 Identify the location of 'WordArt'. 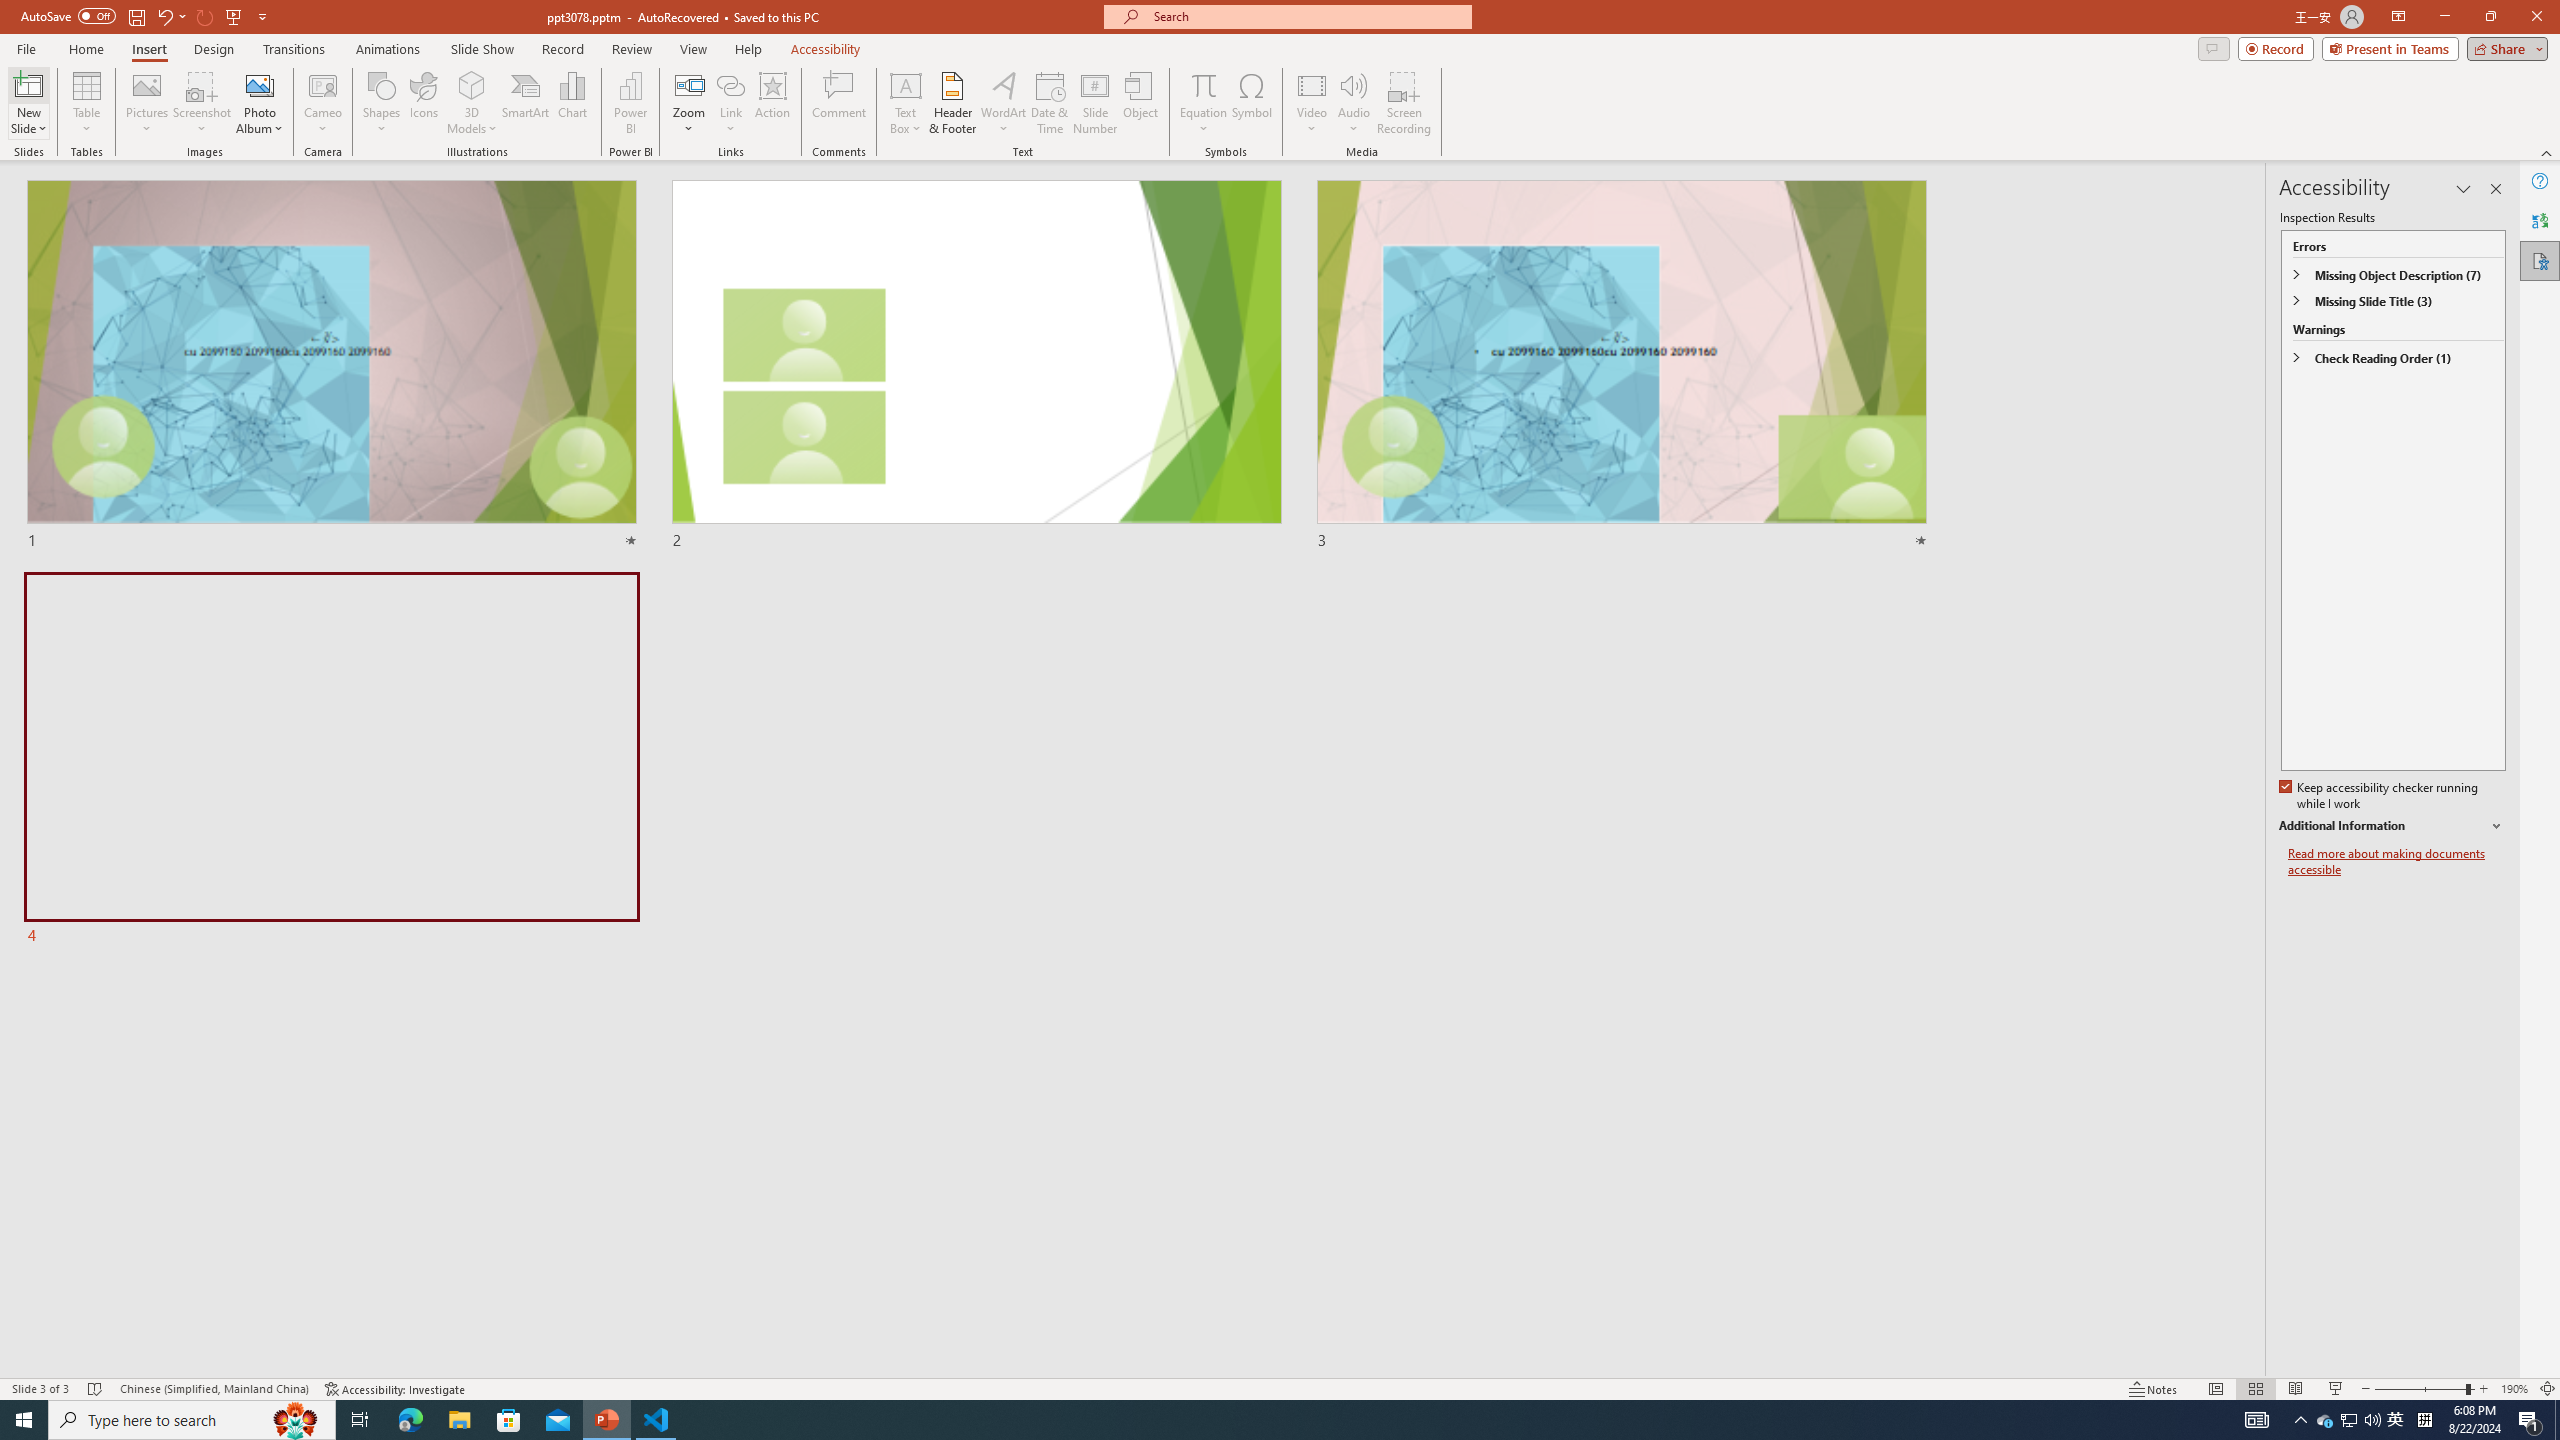
(1002, 103).